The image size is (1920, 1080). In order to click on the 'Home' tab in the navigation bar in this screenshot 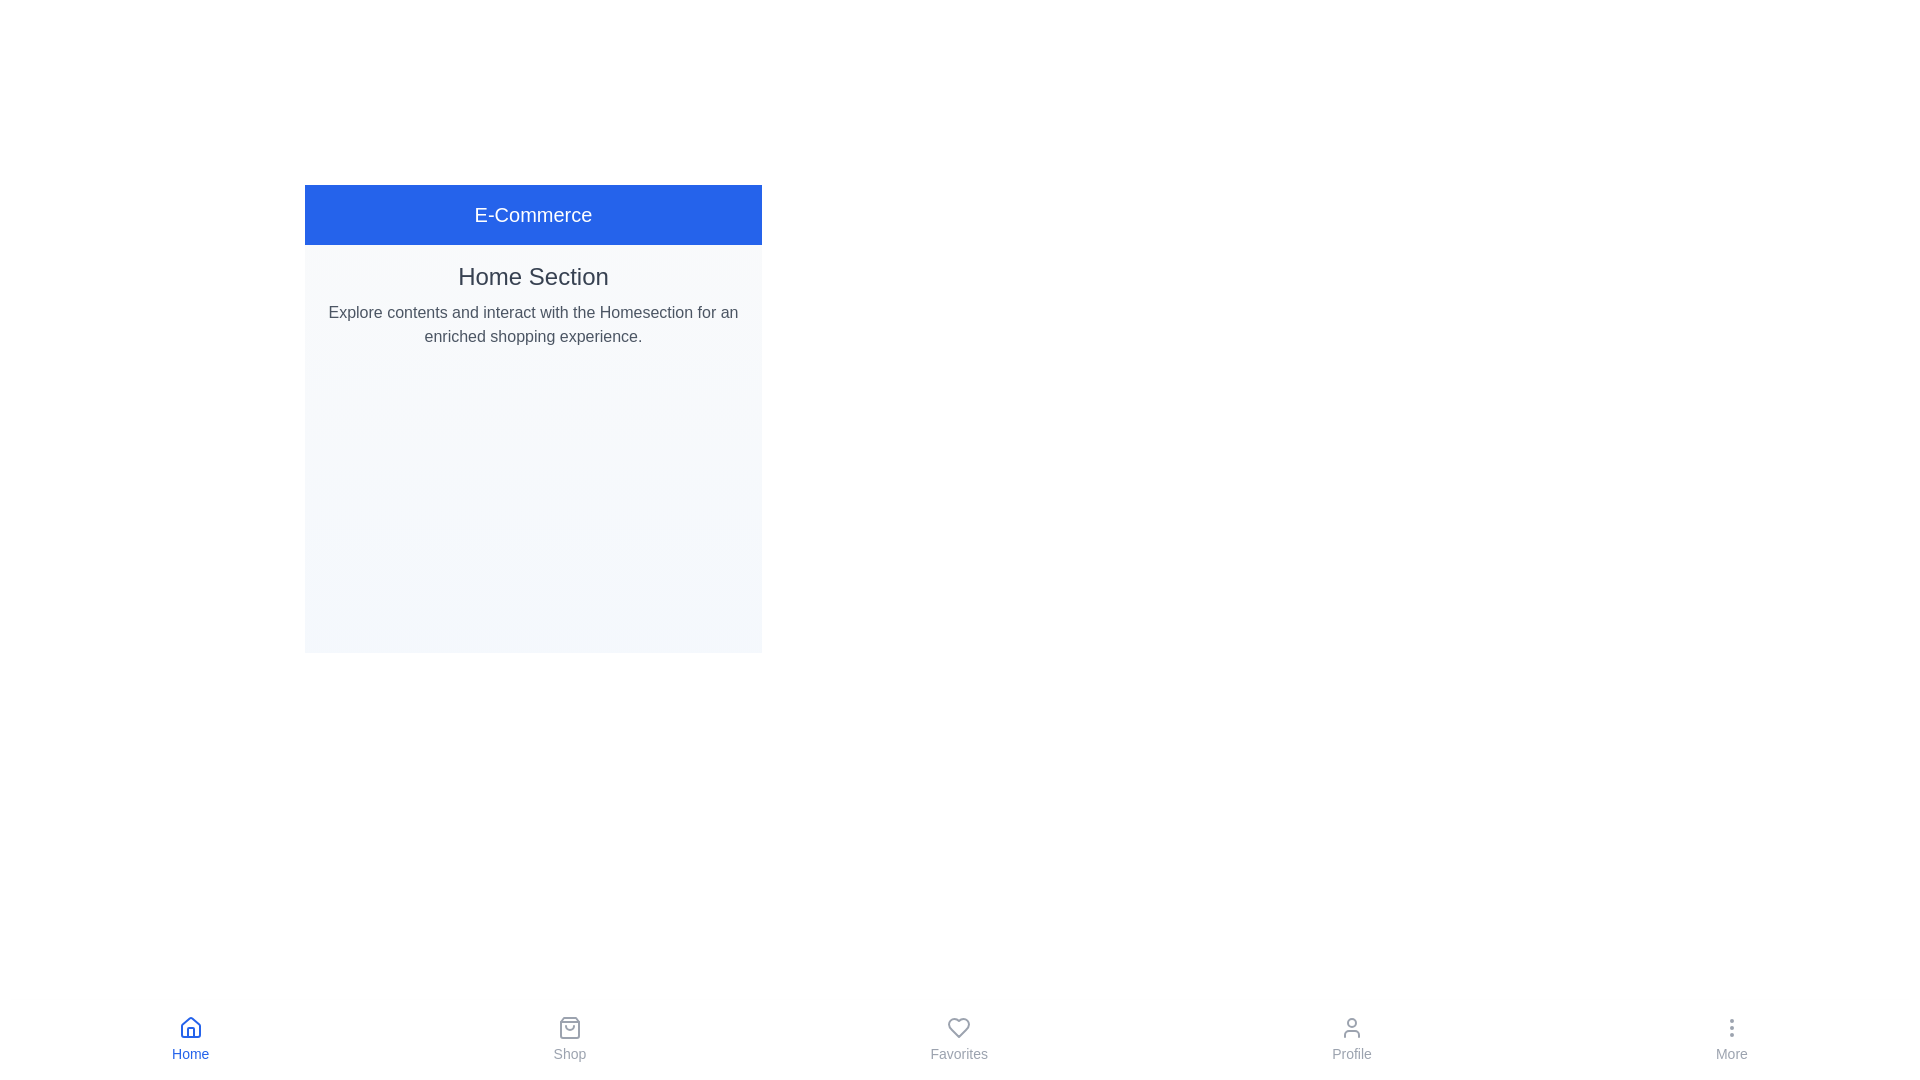, I will do `click(190, 1039)`.